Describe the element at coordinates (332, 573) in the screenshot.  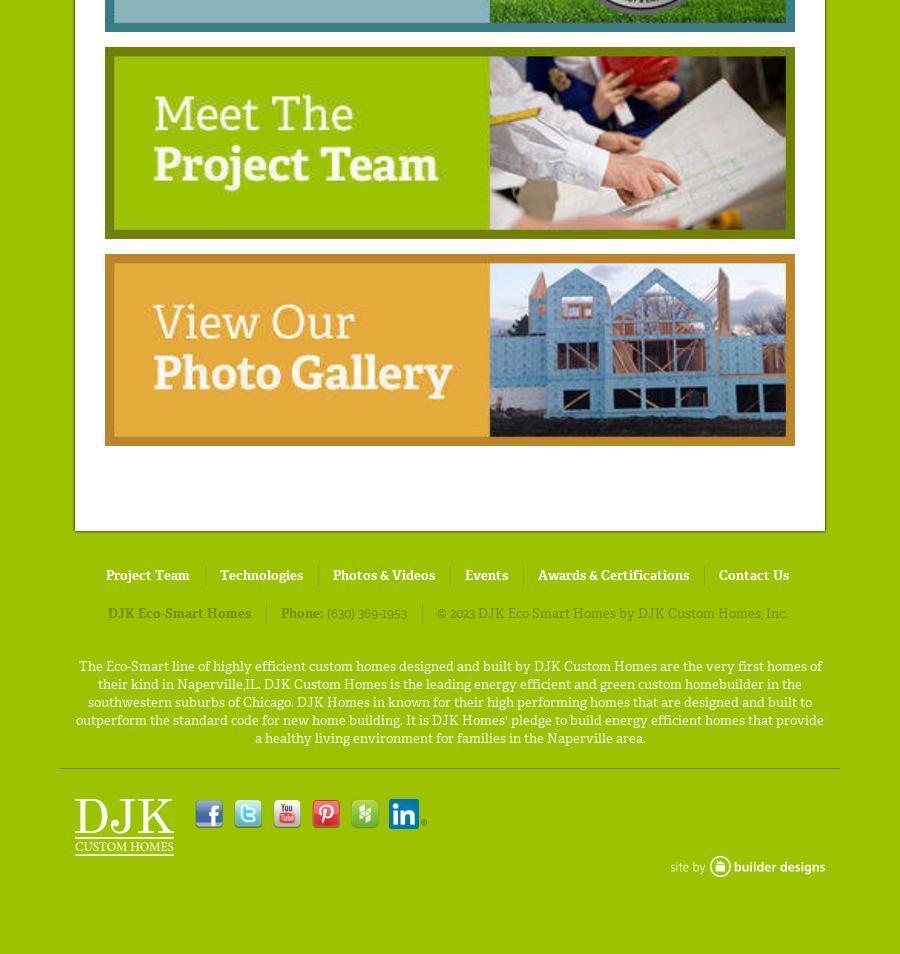
I see `'Photos & Videos'` at that location.